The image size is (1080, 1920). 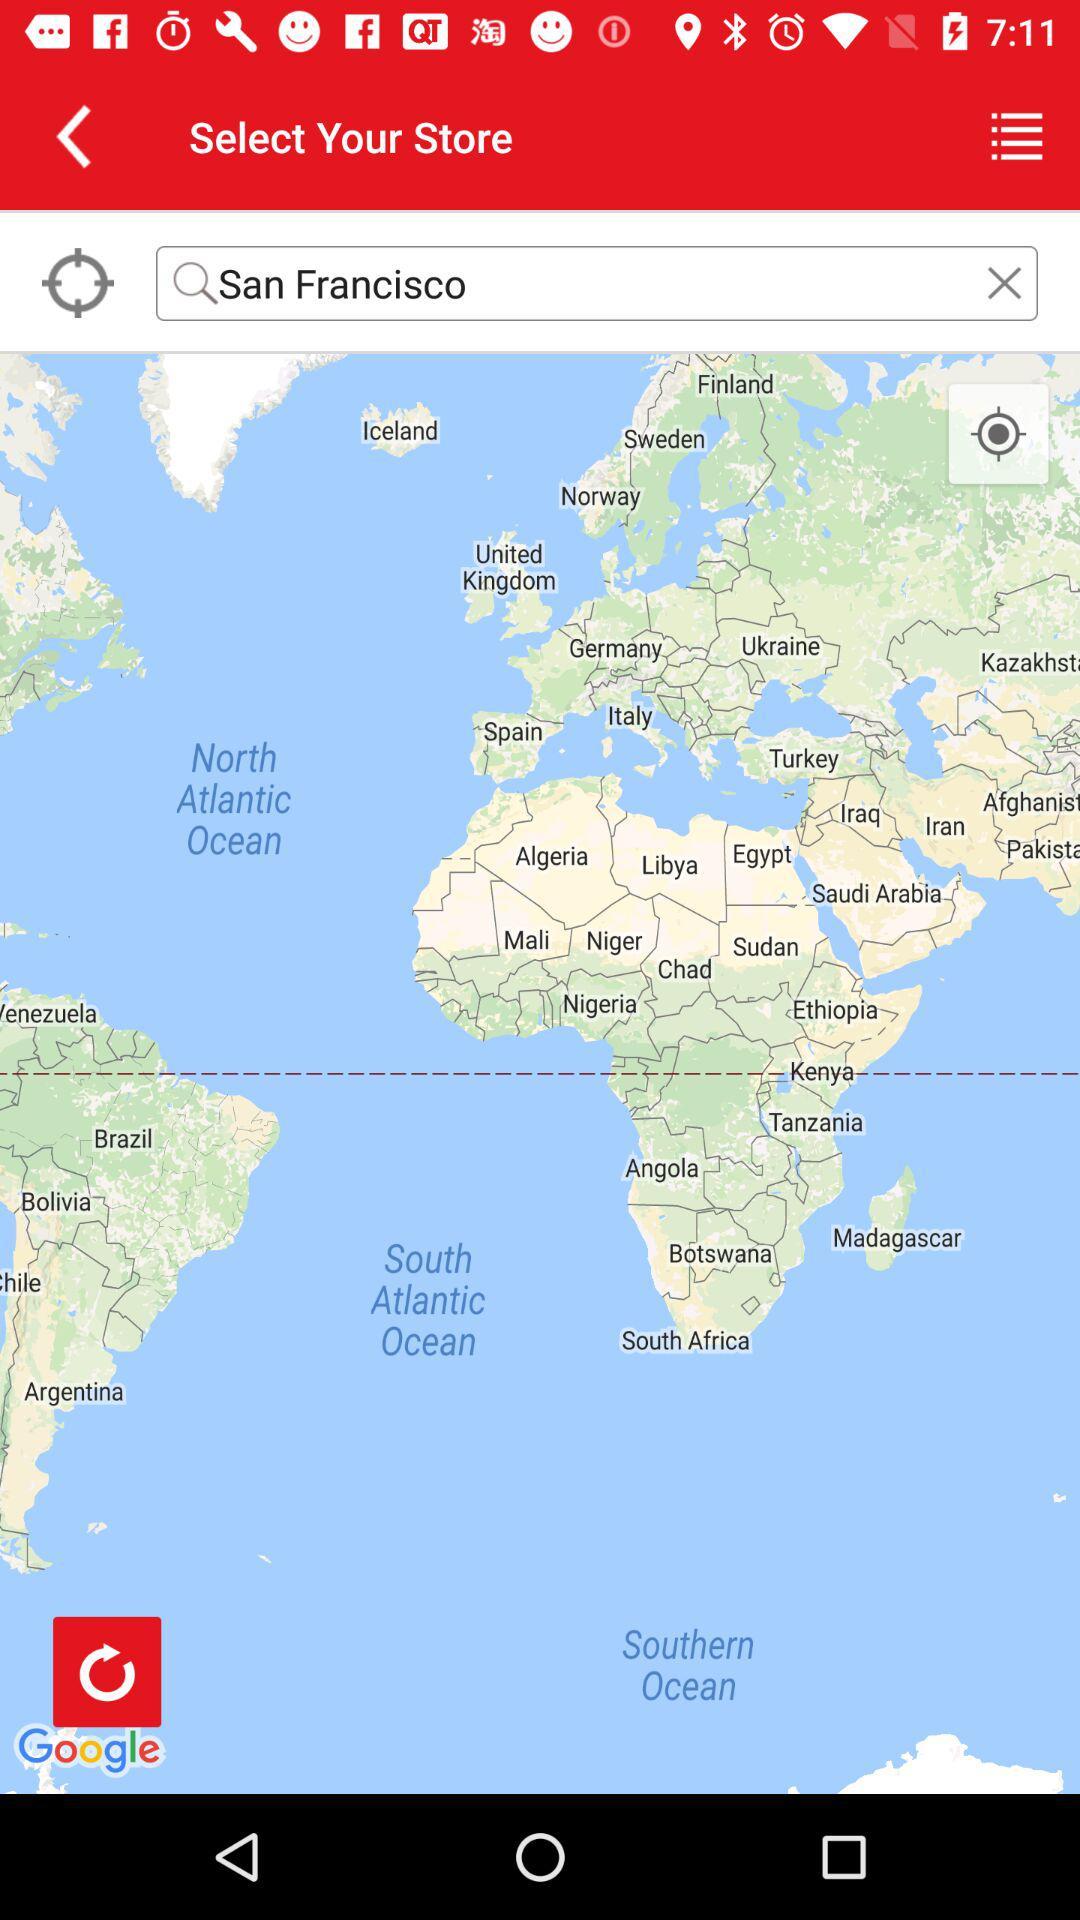 I want to click on icon to the left of select your store icon, so click(x=72, y=135).